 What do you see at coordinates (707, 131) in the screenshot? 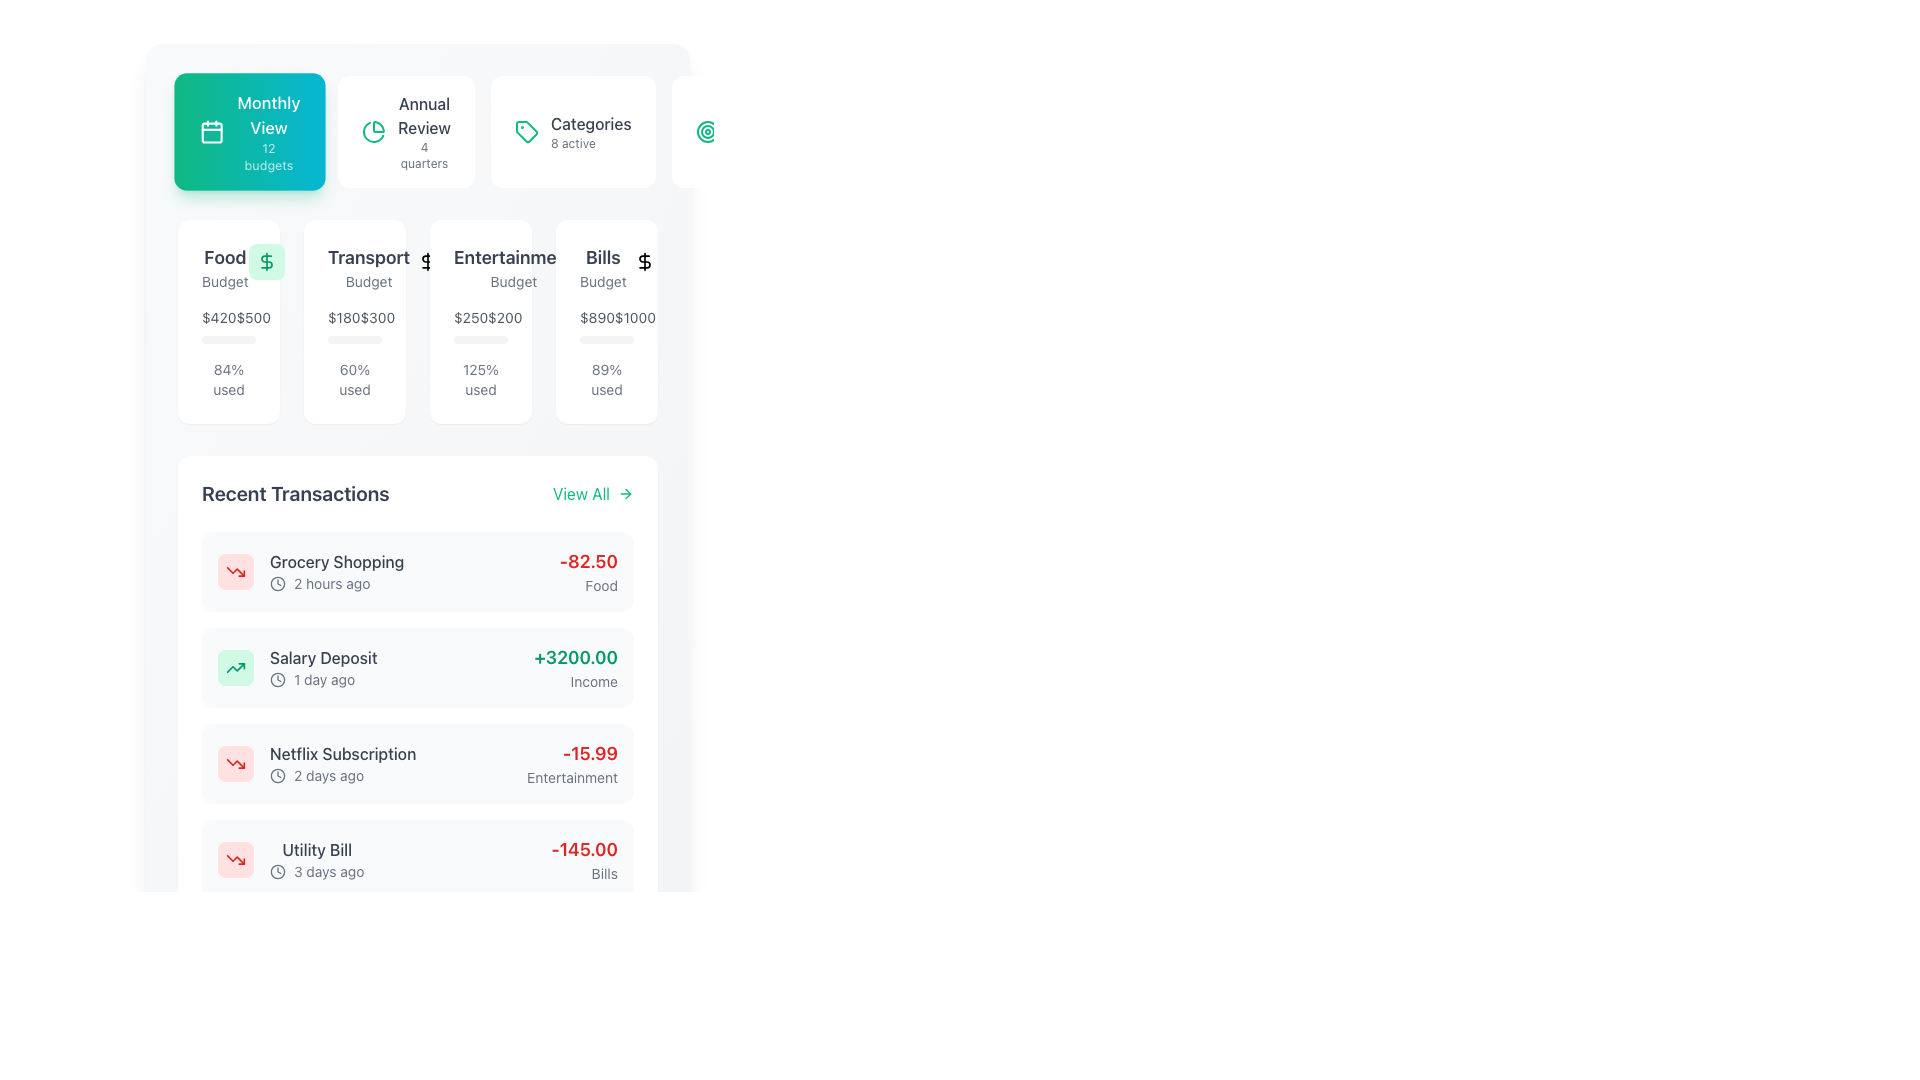
I see `the circular SVG icon with concentric rings styled in green, located to the left of the text 'Financial Goals'` at bounding box center [707, 131].